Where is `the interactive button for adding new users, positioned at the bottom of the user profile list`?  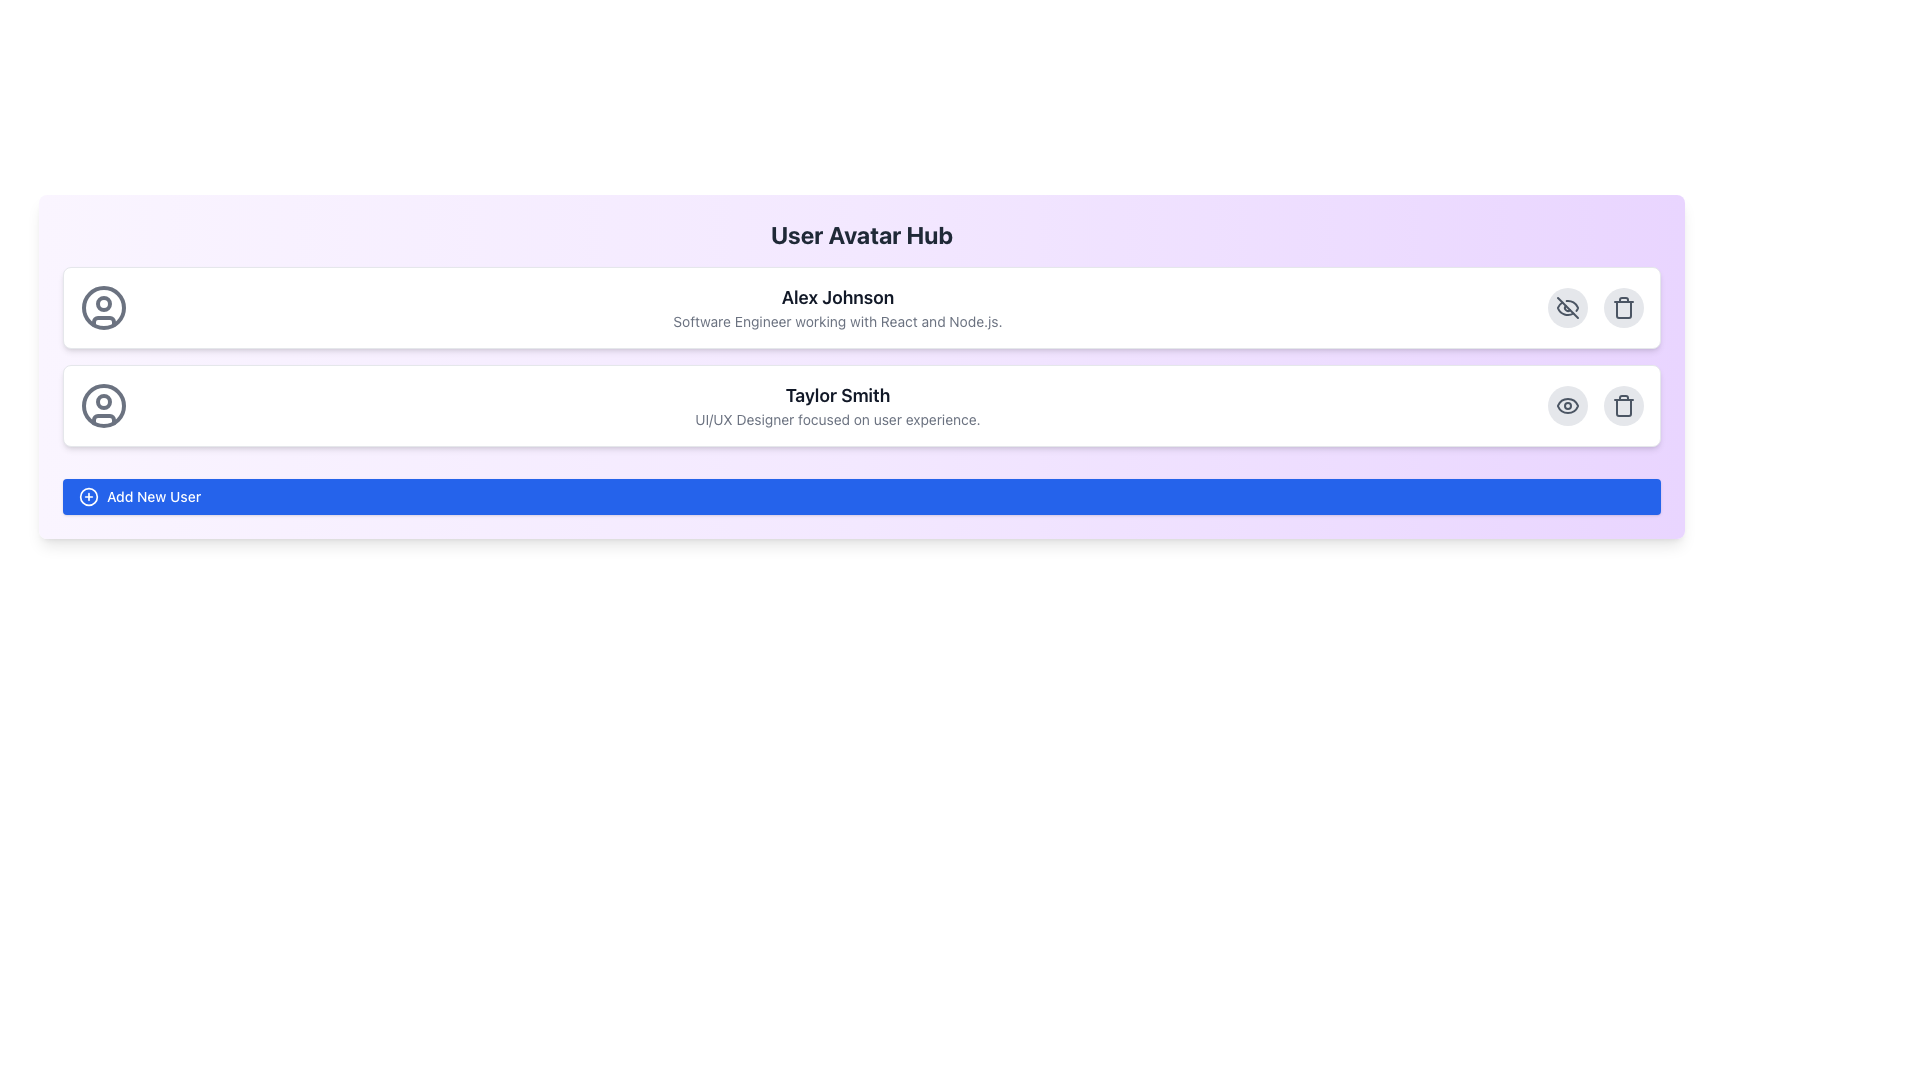 the interactive button for adding new users, positioned at the bottom of the user profile list is located at coordinates (862, 496).